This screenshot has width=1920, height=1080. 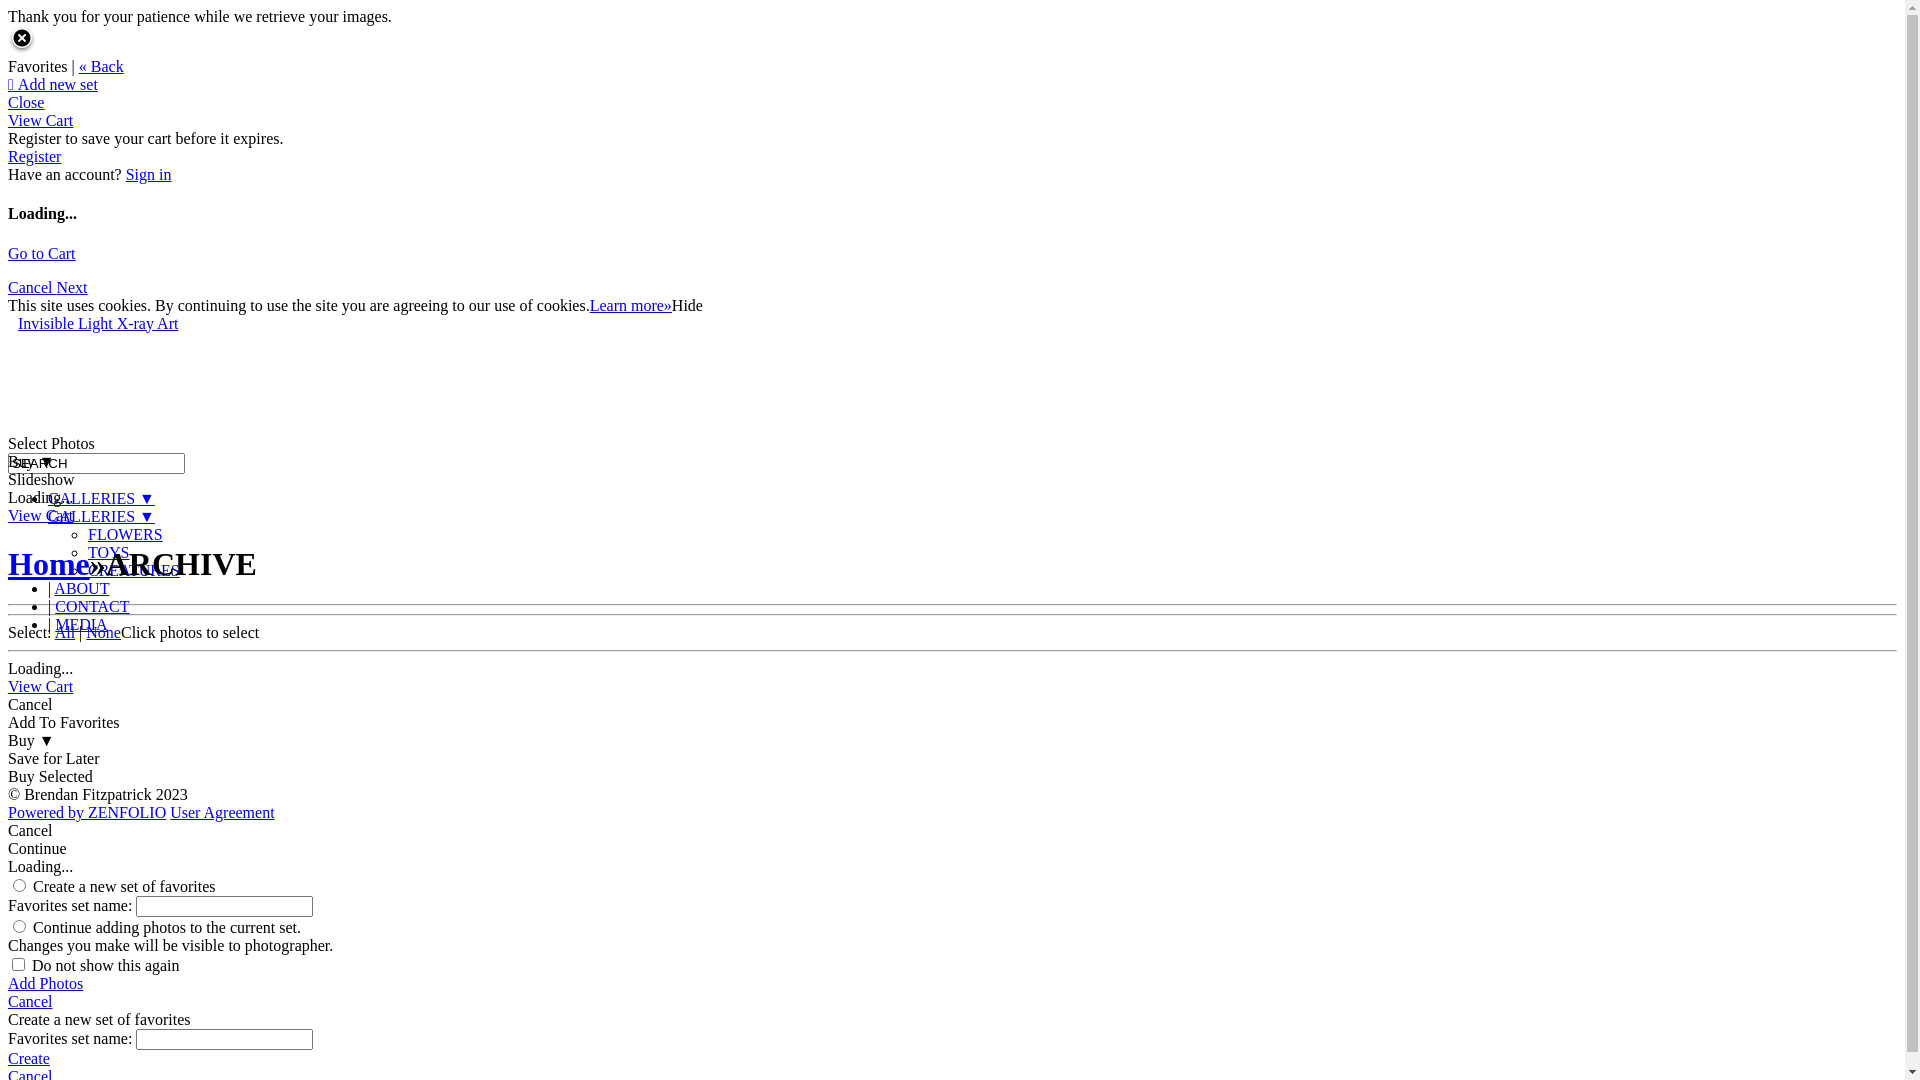 What do you see at coordinates (221, 812) in the screenshot?
I see `'User Agreement'` at bounding box center [221, 812].